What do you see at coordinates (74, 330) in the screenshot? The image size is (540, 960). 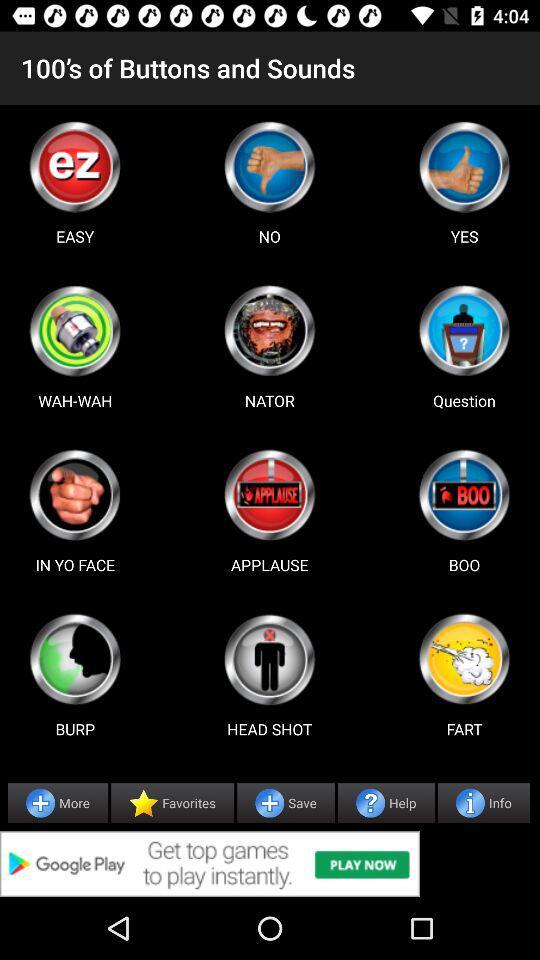 I see `game options` at bounding box center [74, 330].